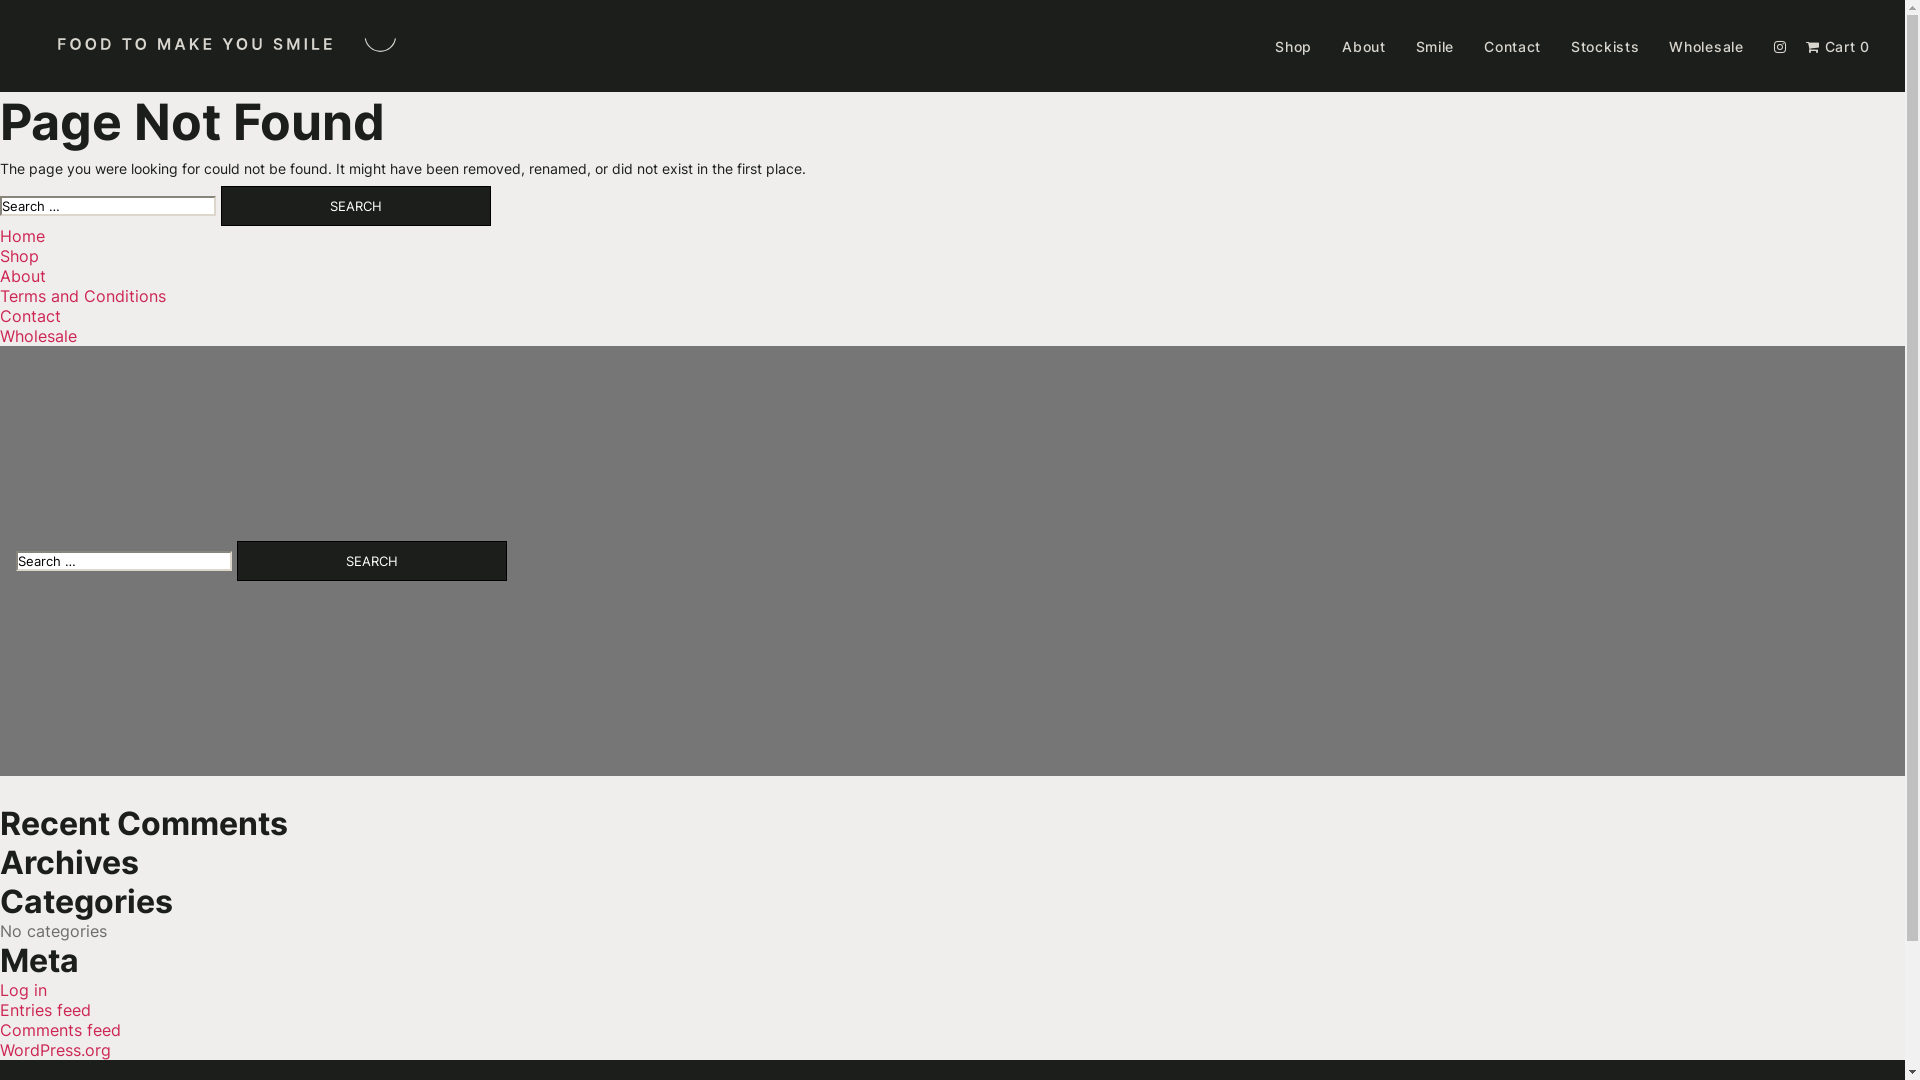  What do you see at coordinates (355, 205) in the screenshot?
I see `'Search'` at bounding box center [355, 205].